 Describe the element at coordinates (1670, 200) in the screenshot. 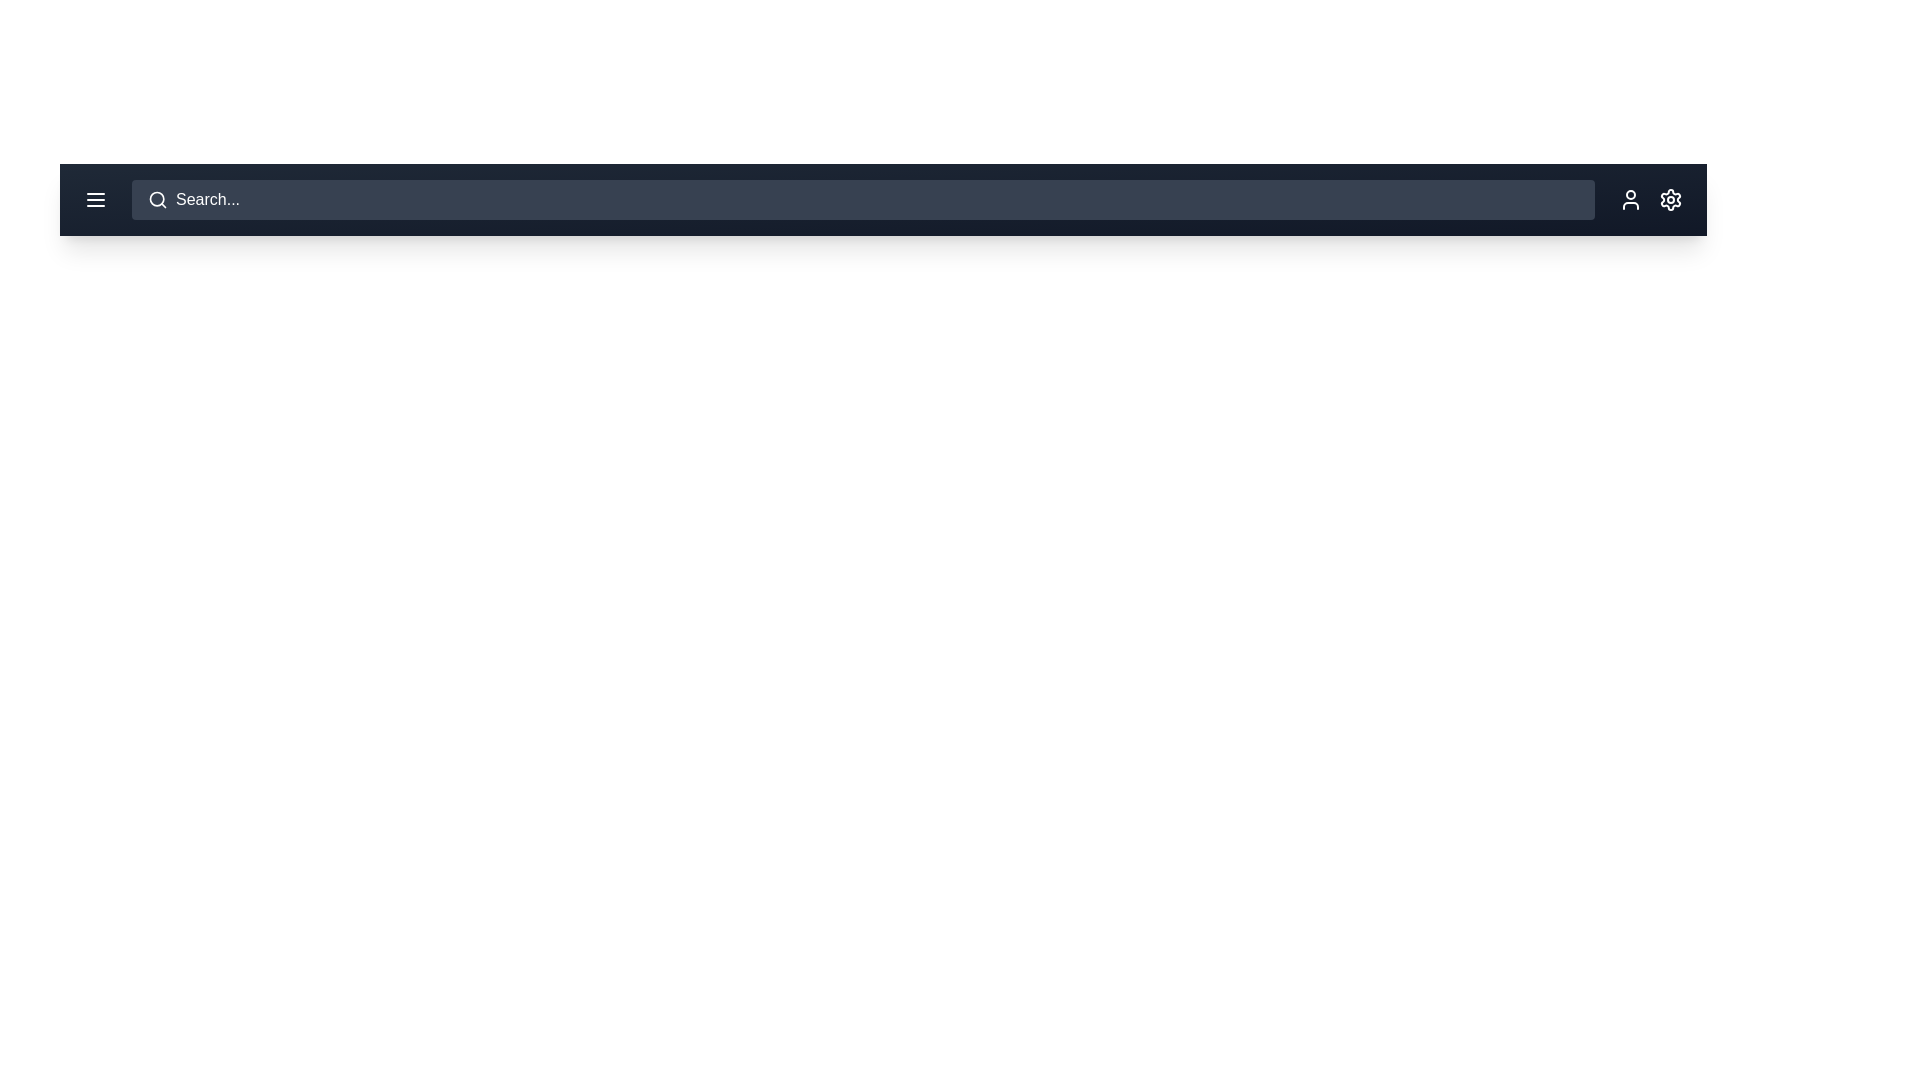

I see `the settings button located at the top-right corner of the app bar` at that location.